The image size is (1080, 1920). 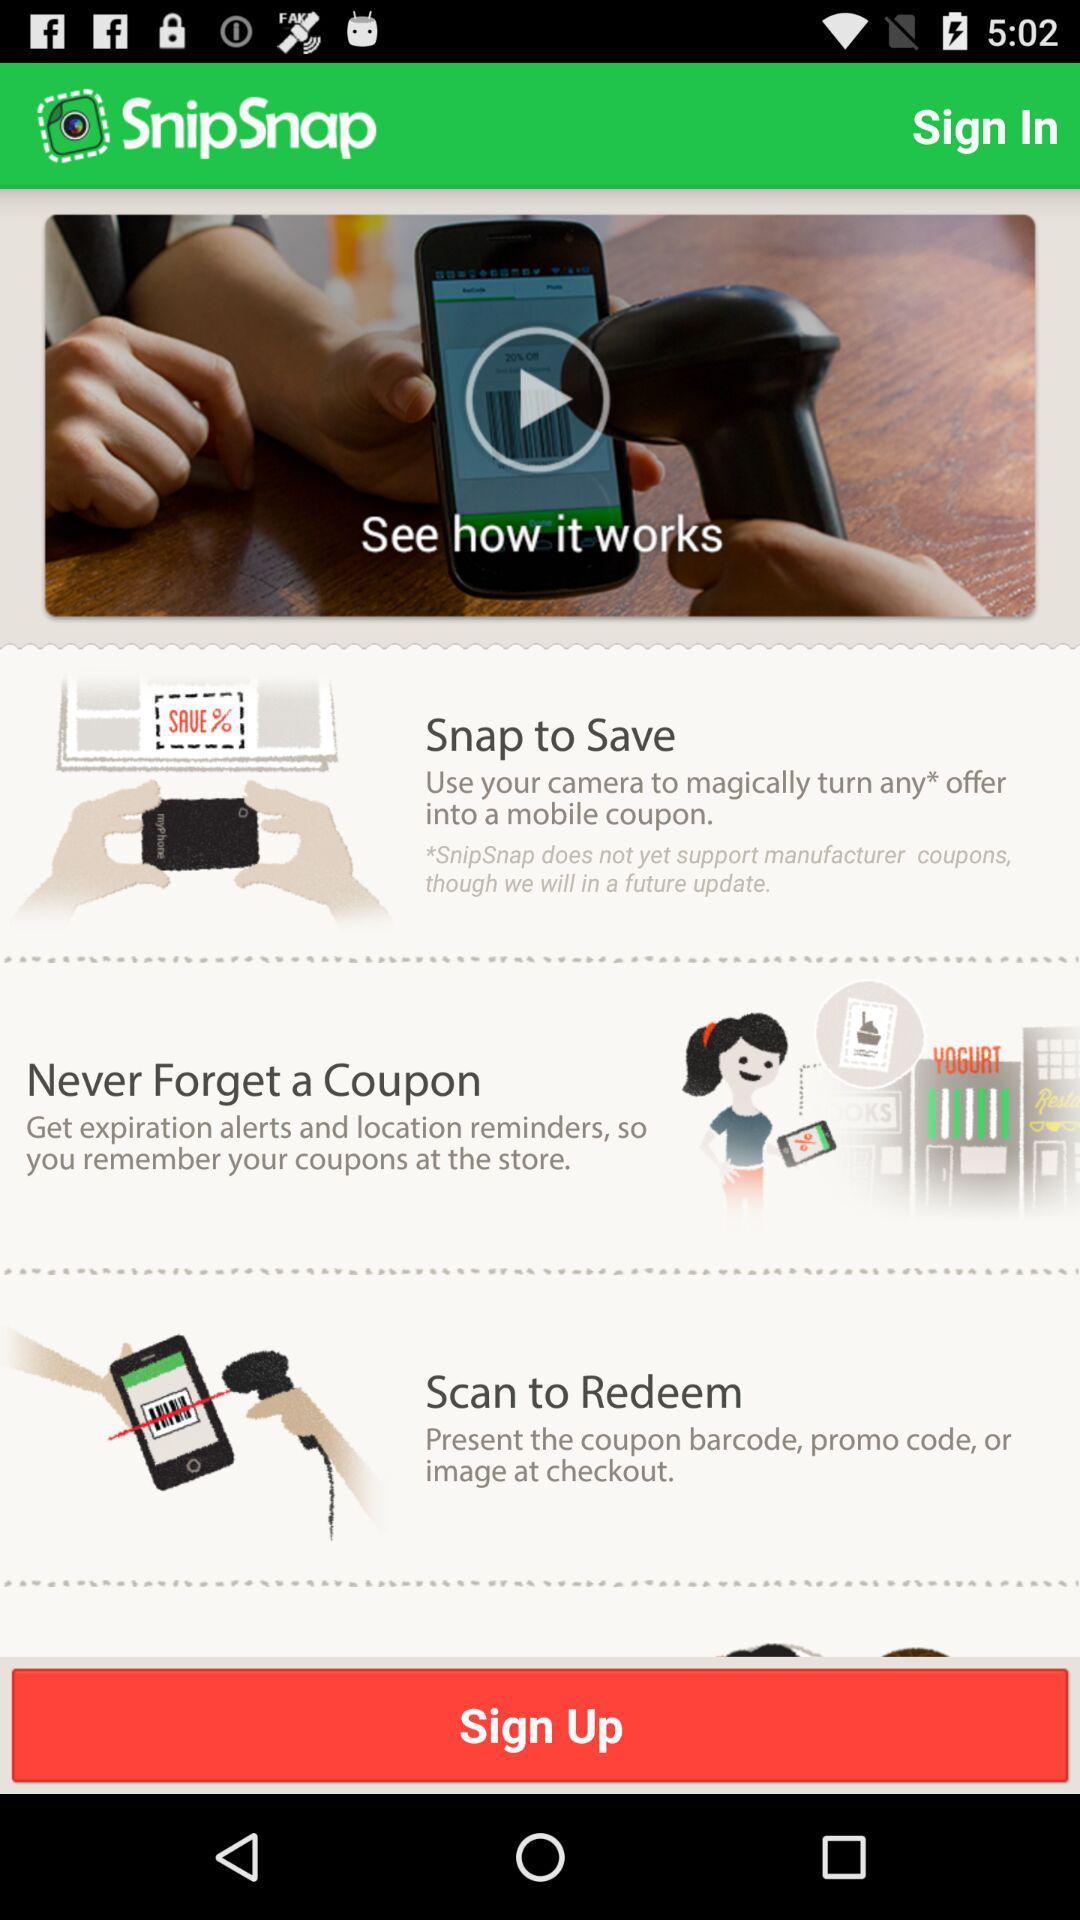 I want to click on the sign in at the top right corner, so click(x=984, y=124).